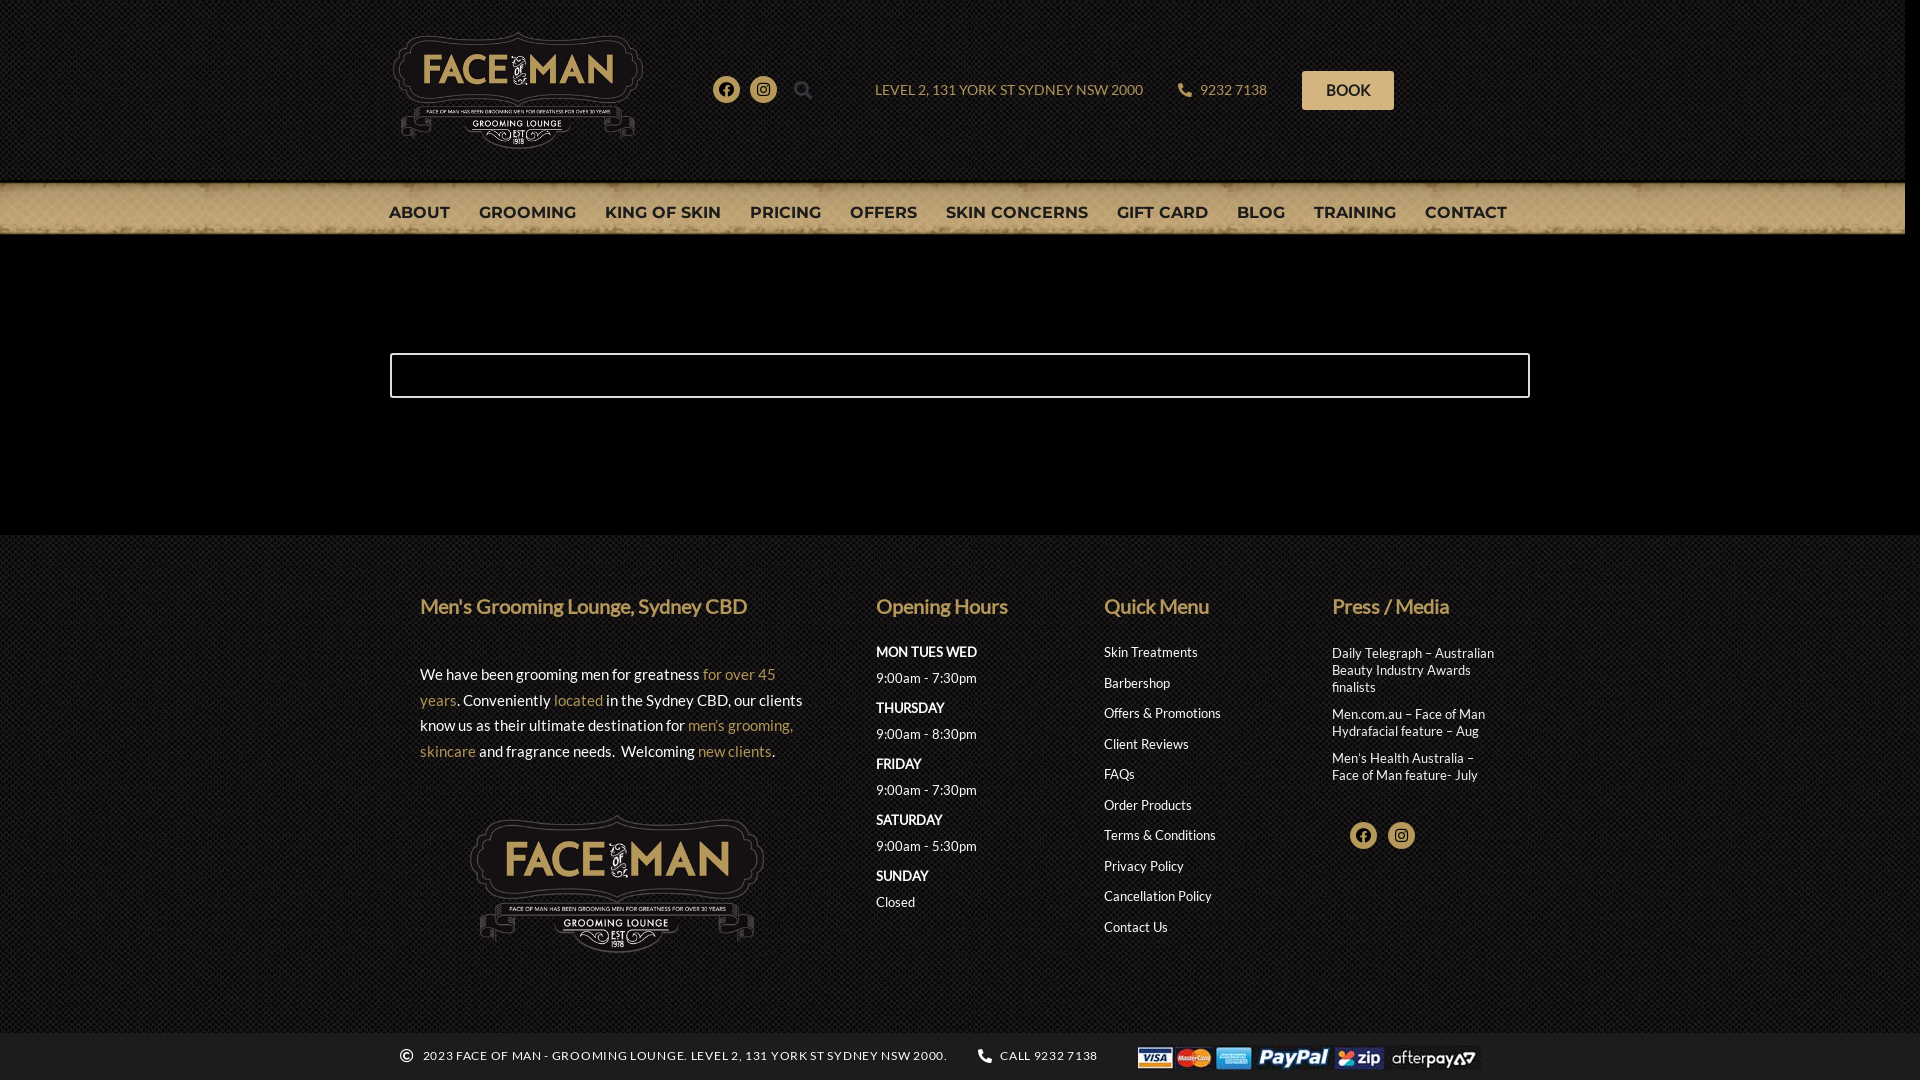 Image resolution: width=1920 pixels, height=1080 pixels. Describe the element at coordinates (1258, 212) in the screenshot. I see `'BLOG'` at that location.